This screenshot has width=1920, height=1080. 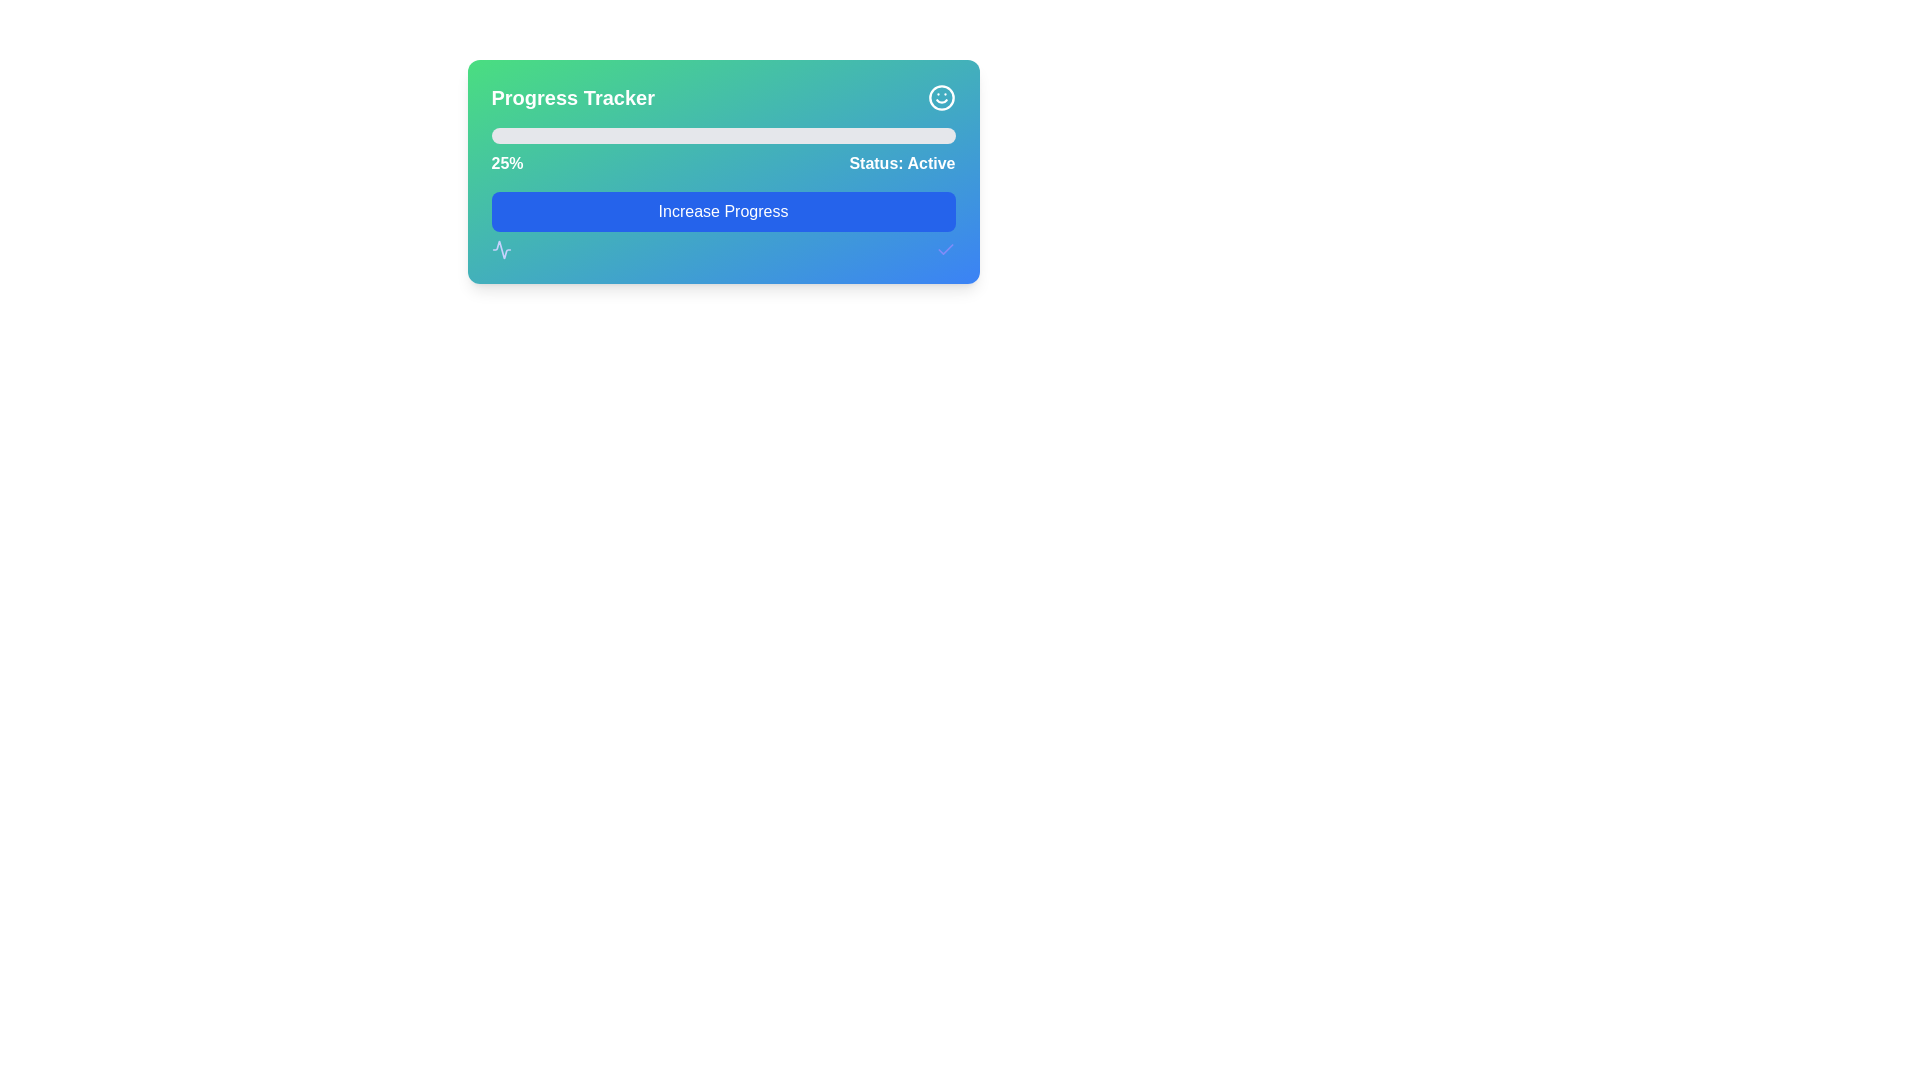 What do you see at coordinates (501, 249) in the screenshot?
I see `the decorative icon representing activity or progress located within the 'Progress Tracker' box, positioned at the lower left corner` at bounding box center [501, 249].